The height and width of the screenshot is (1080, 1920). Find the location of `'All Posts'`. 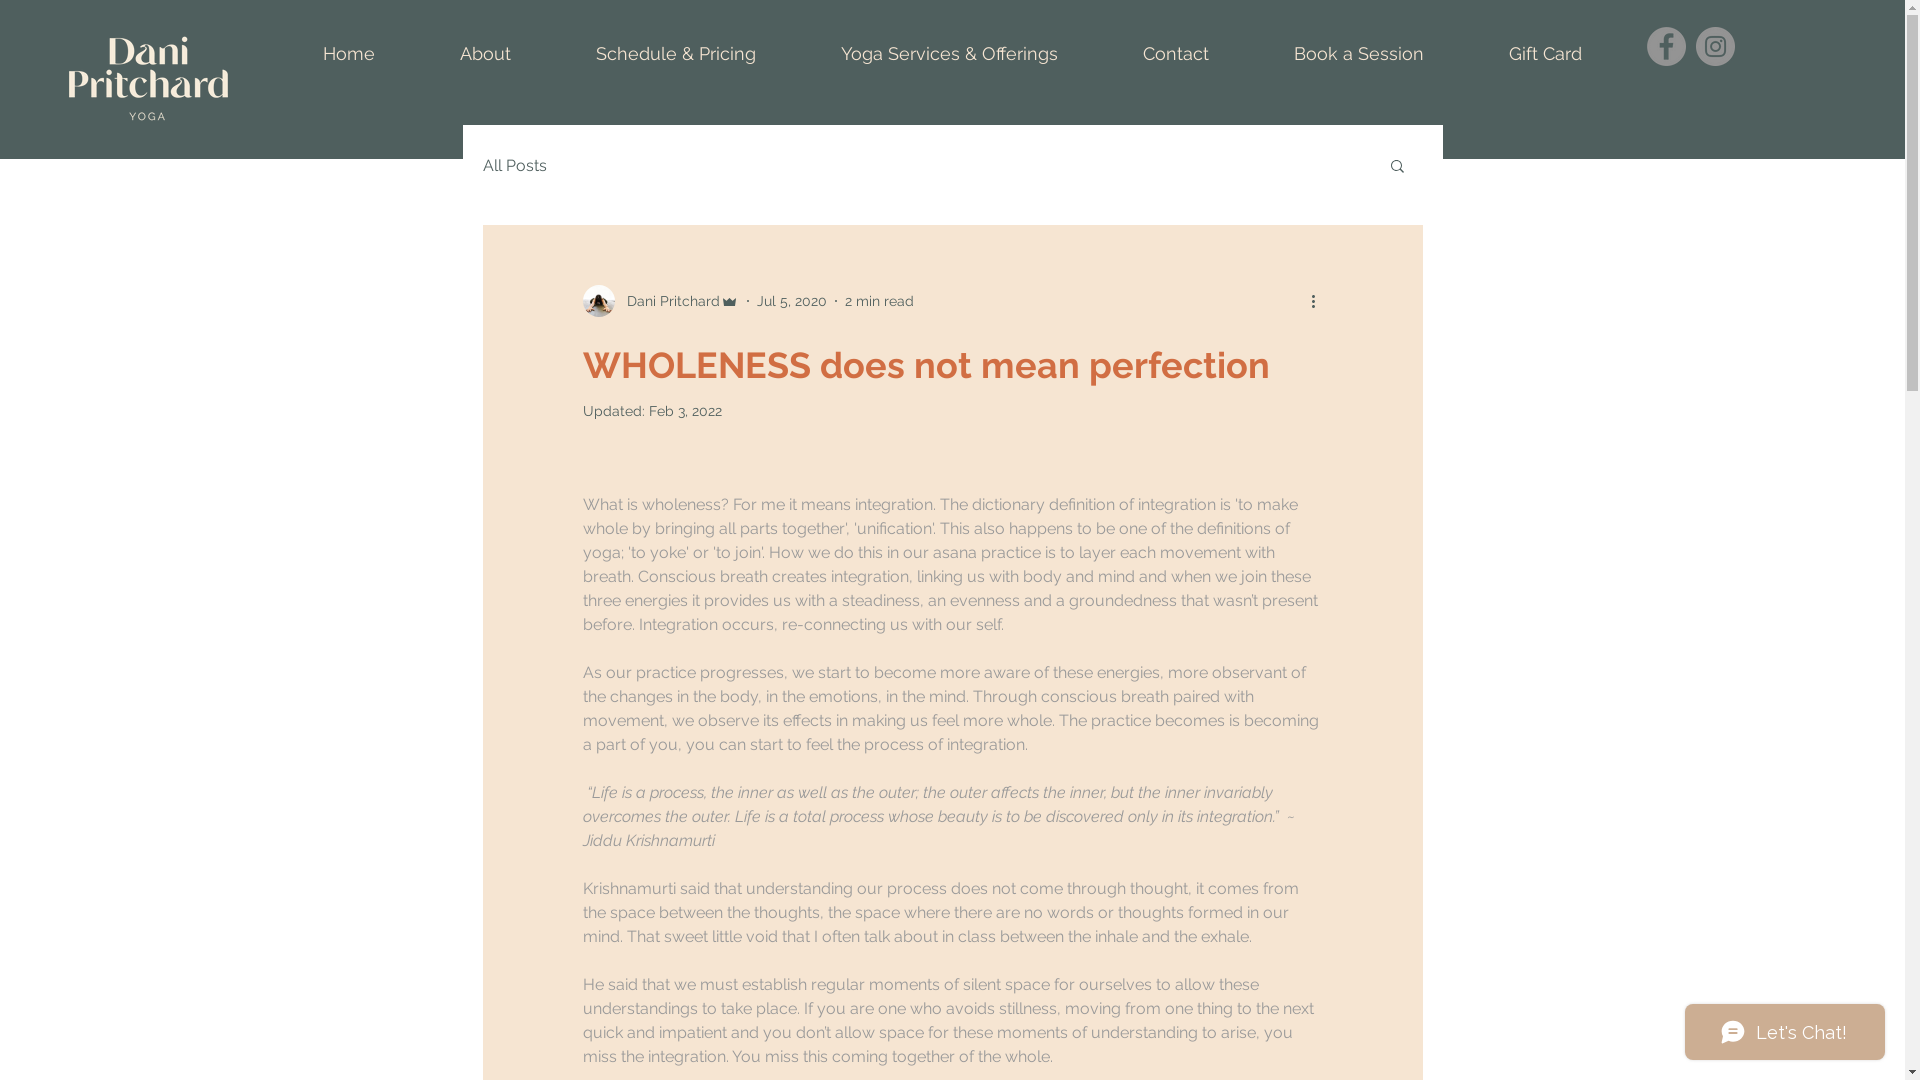

'All Posts' is located at coordinates (513, 164).